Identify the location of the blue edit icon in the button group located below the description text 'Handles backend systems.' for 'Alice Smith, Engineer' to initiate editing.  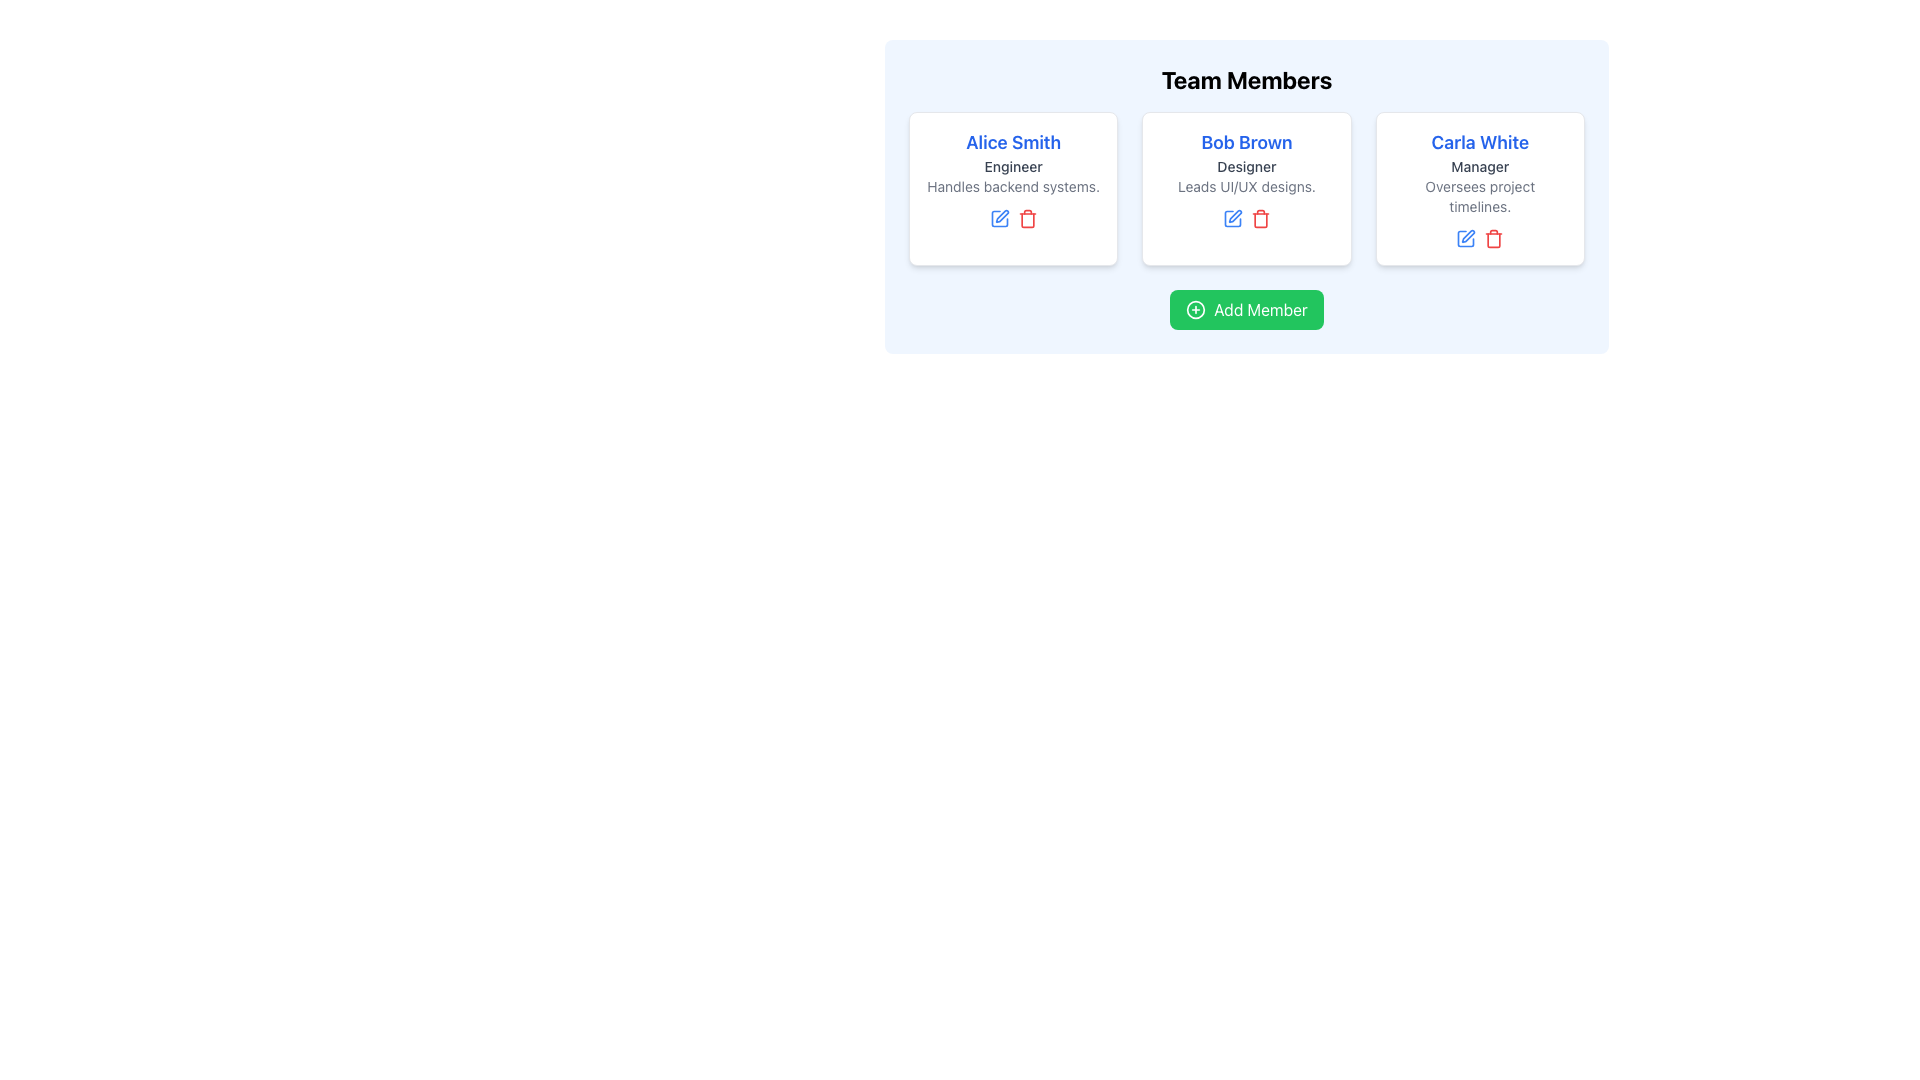
(1013, 219).